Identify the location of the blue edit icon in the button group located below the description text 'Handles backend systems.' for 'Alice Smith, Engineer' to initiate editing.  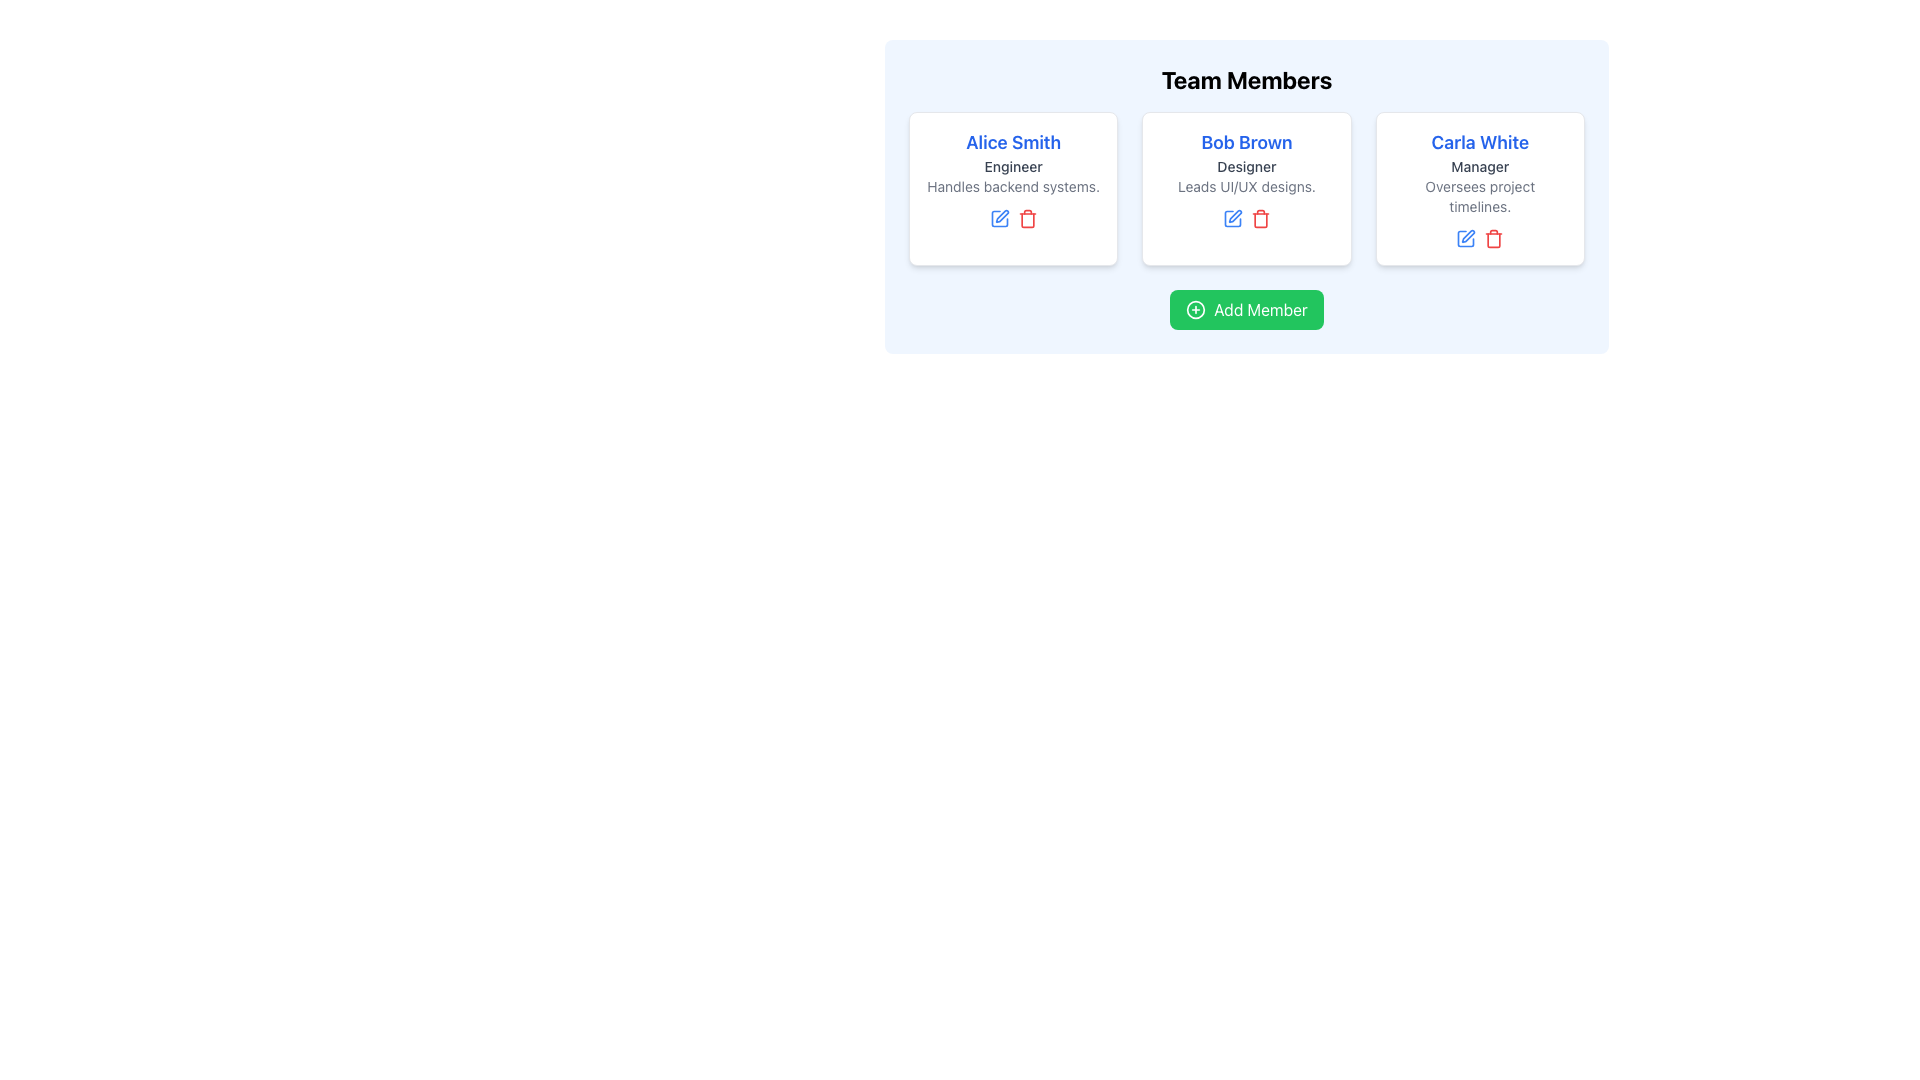
(1013, 219).